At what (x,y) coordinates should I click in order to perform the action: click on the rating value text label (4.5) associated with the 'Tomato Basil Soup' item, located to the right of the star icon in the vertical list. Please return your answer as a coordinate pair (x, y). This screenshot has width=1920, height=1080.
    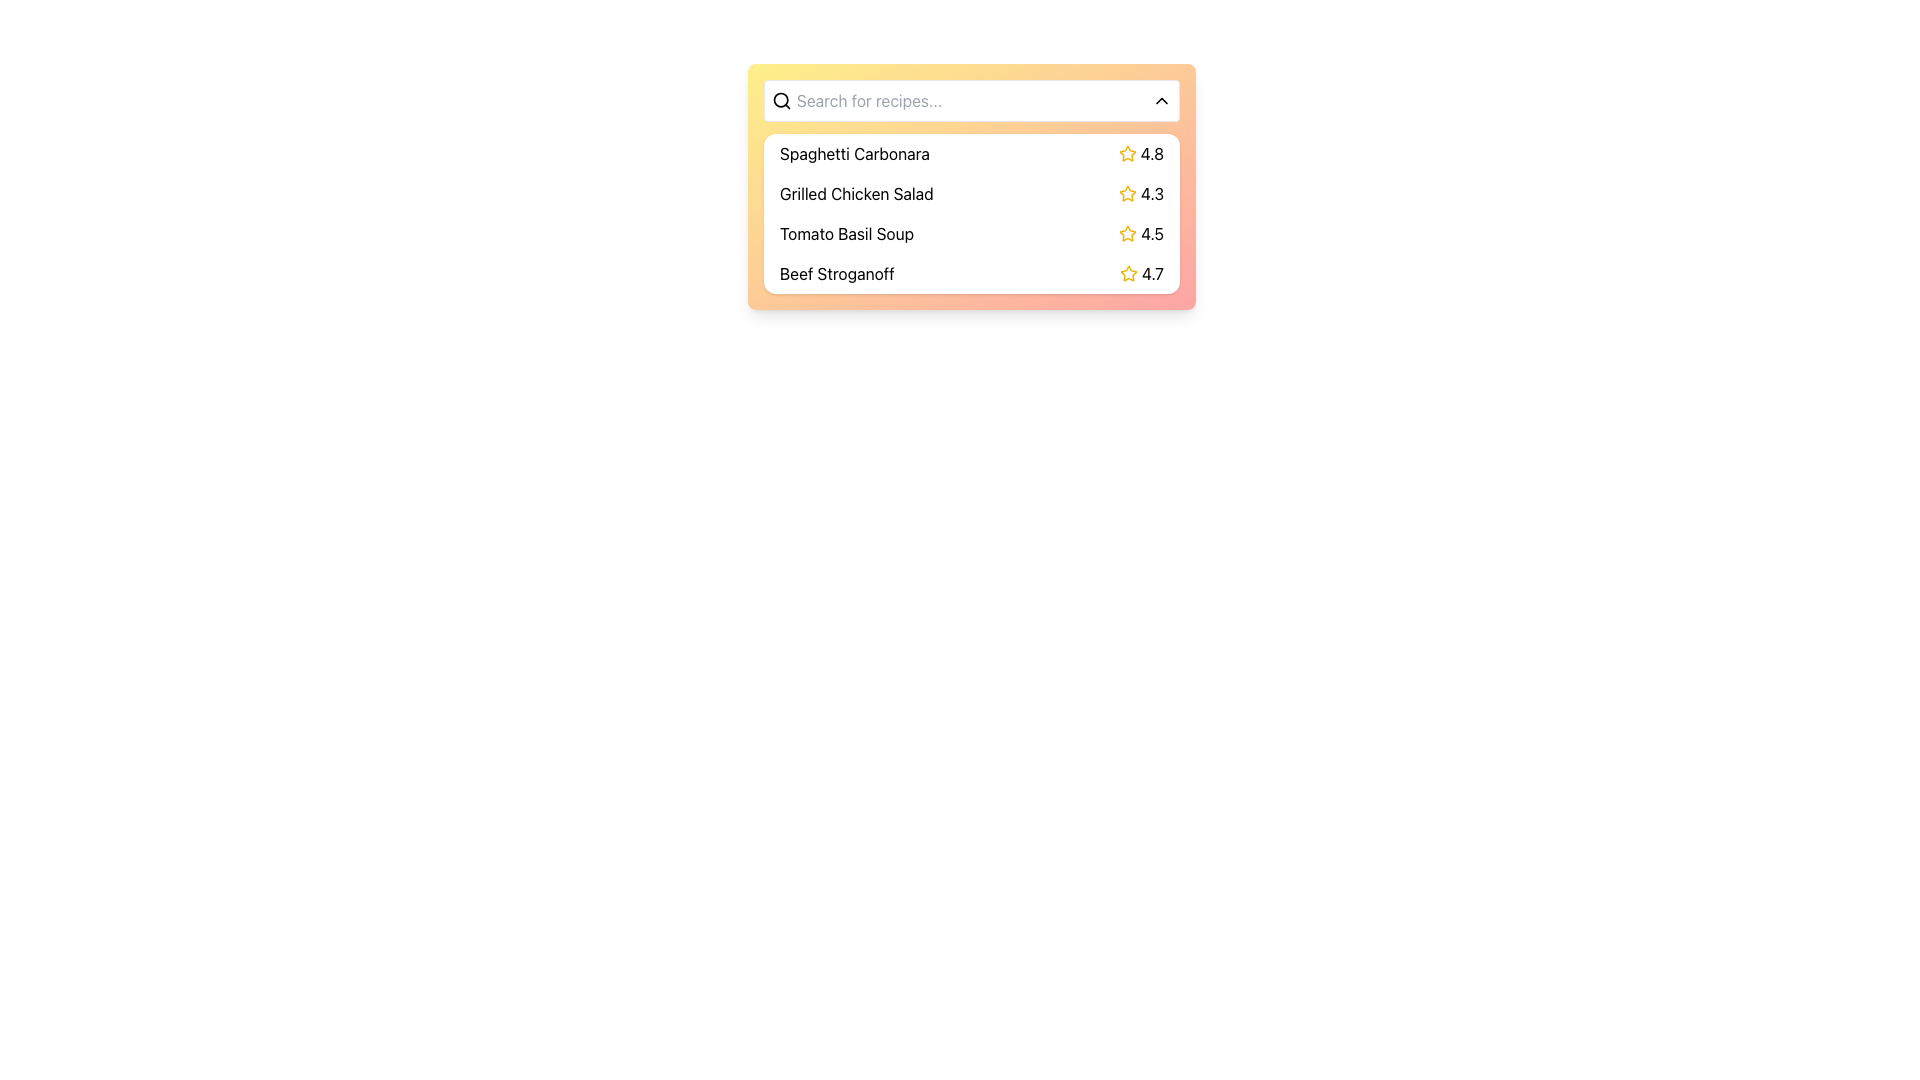
    Looking at the image, I should click on (1141, 233).